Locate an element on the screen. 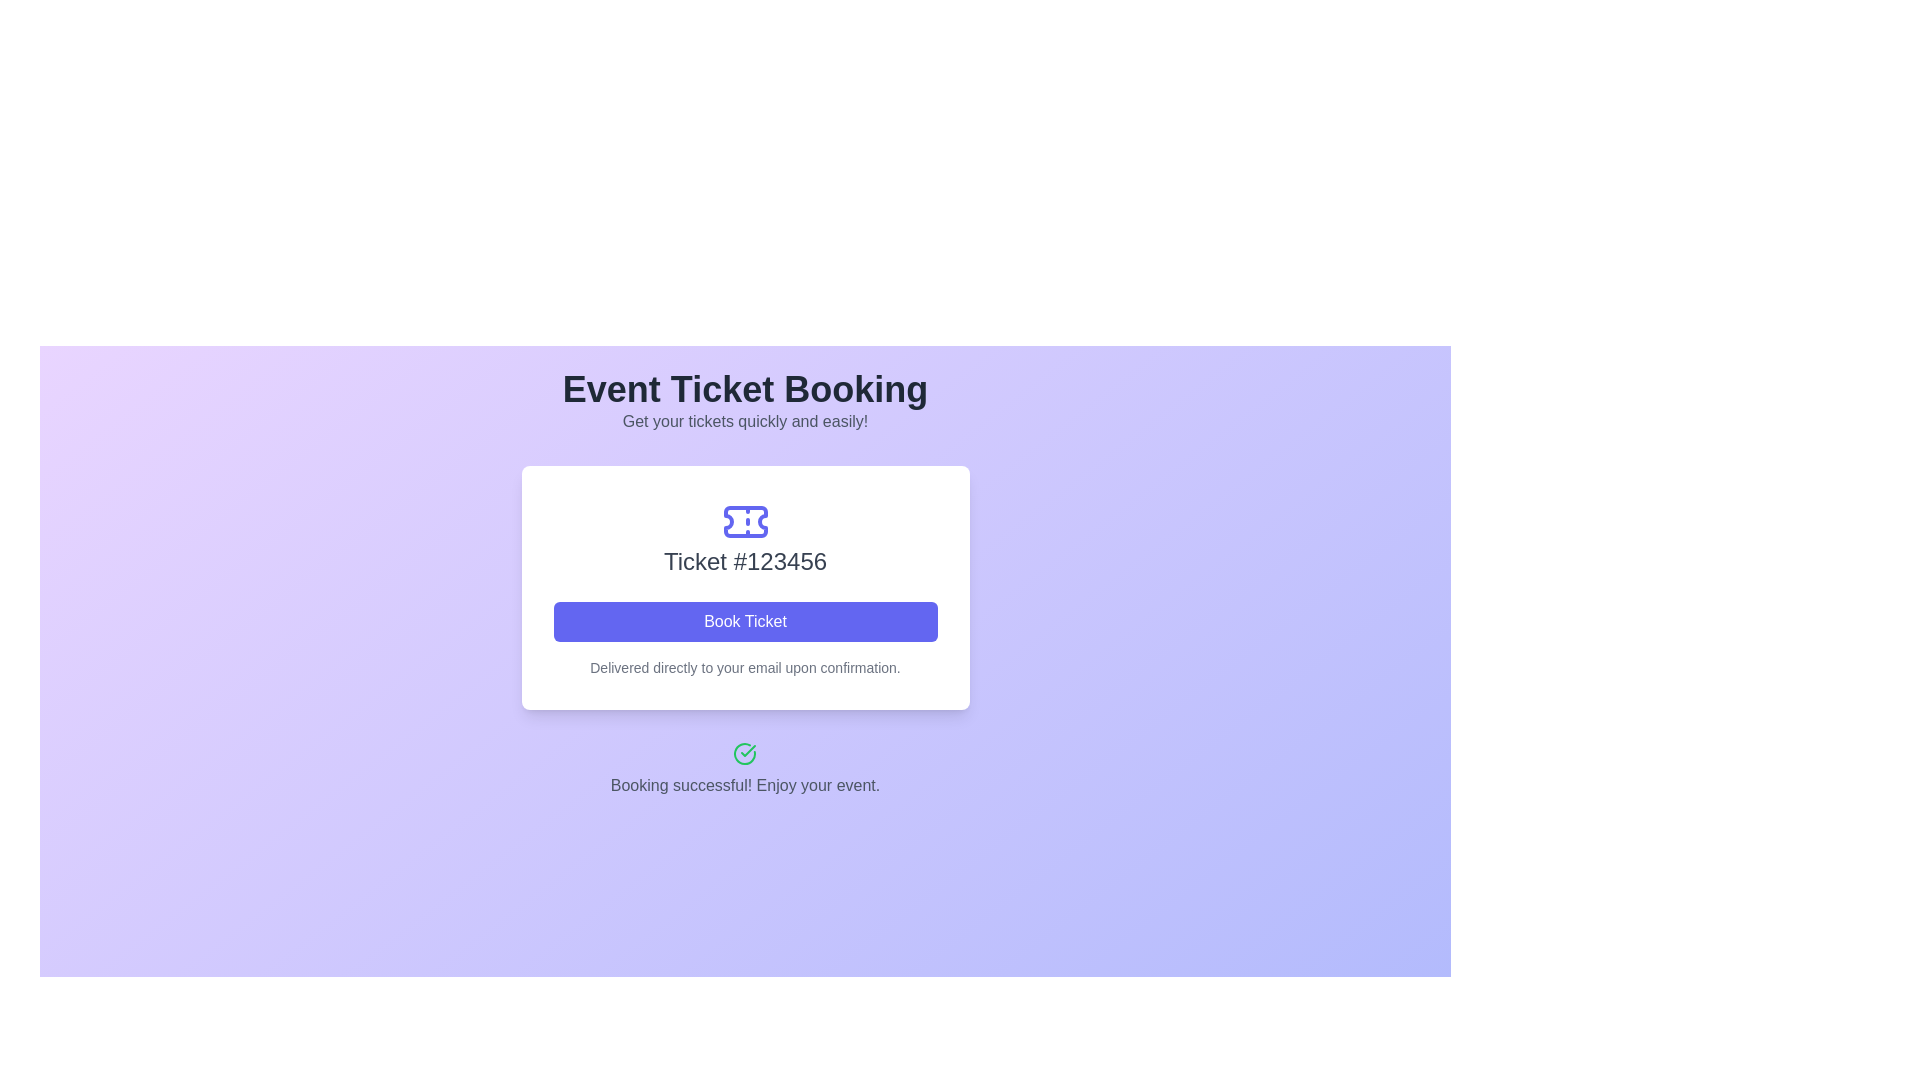 The height and width of the screenshot is (1080, 1920). the static informational text that reads 'Get your tickets quickly and easily!', which is displayed in a smaller gray font and is located beneath the title 'Event Ticket Booking' is located at coordinates (744, 420).